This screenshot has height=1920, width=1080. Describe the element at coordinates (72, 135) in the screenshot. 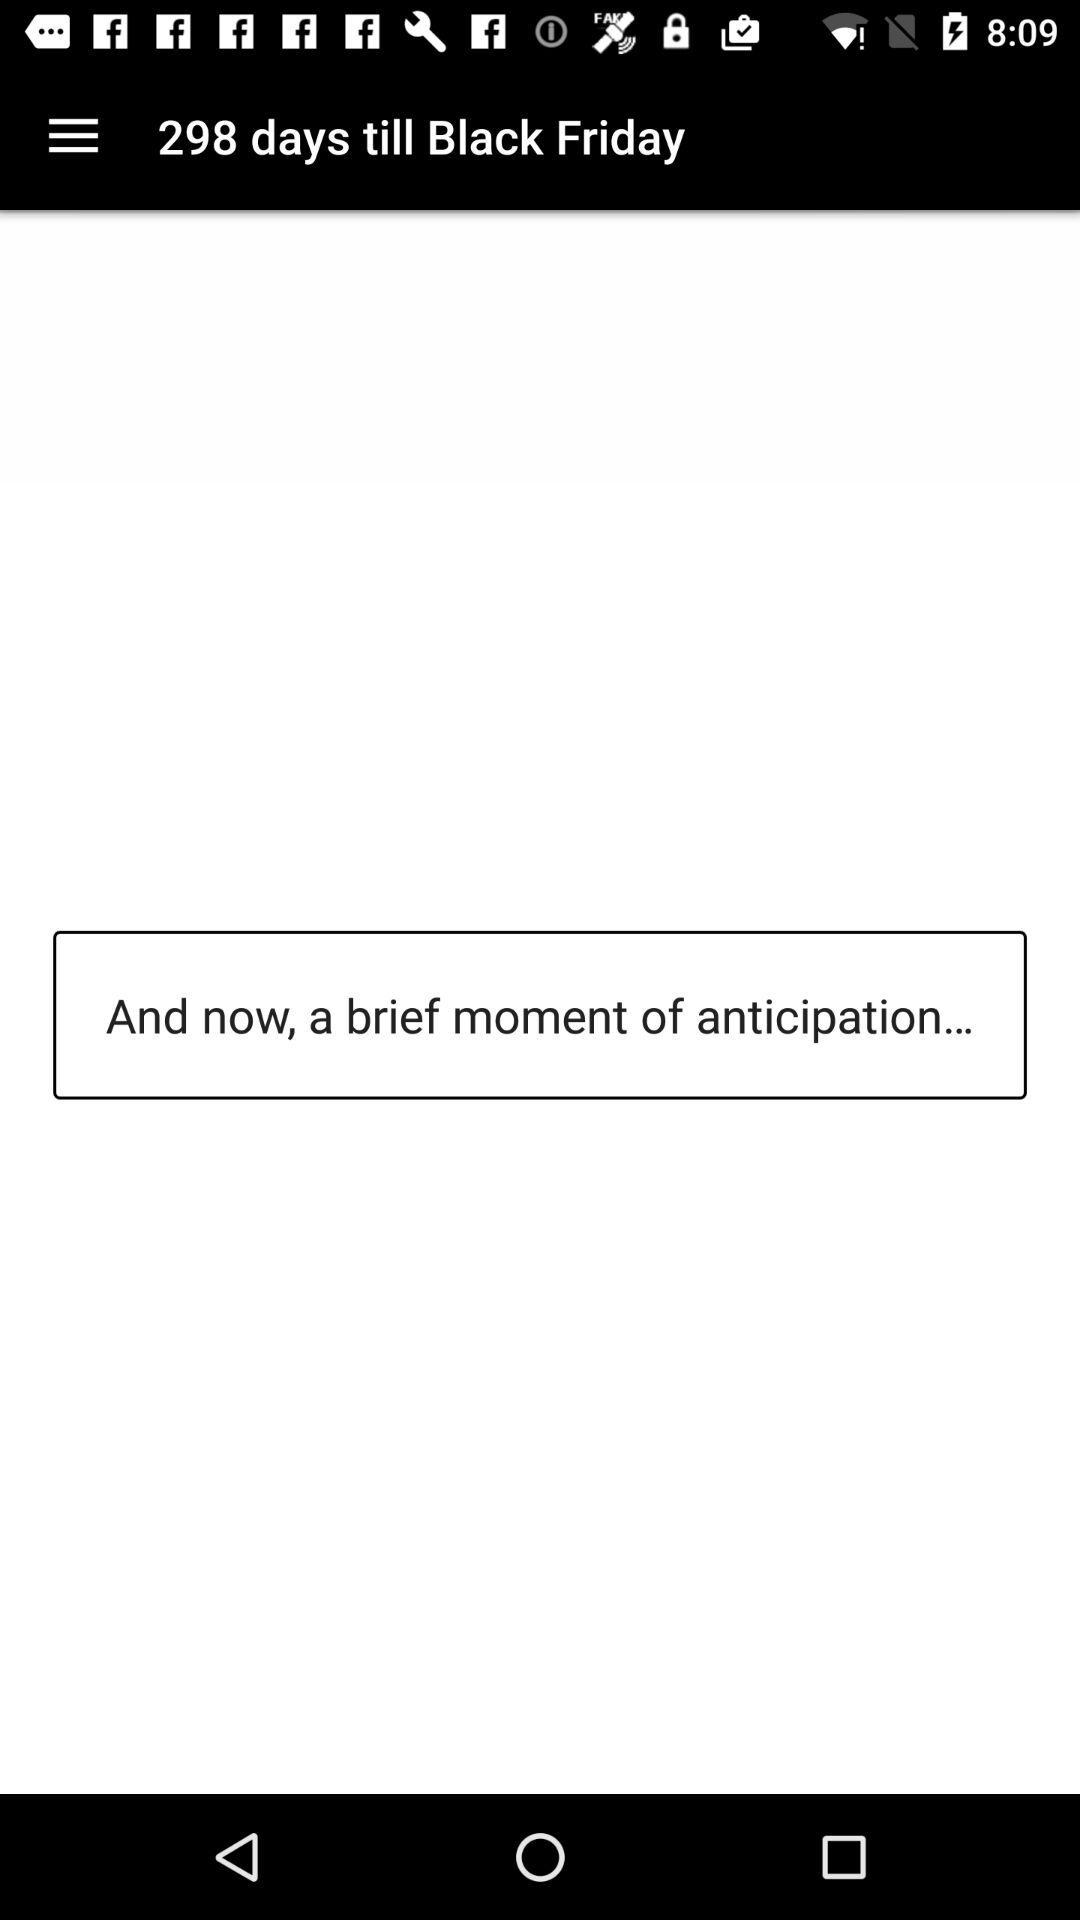

I see `the app to the left of 298 days till app` at that location.